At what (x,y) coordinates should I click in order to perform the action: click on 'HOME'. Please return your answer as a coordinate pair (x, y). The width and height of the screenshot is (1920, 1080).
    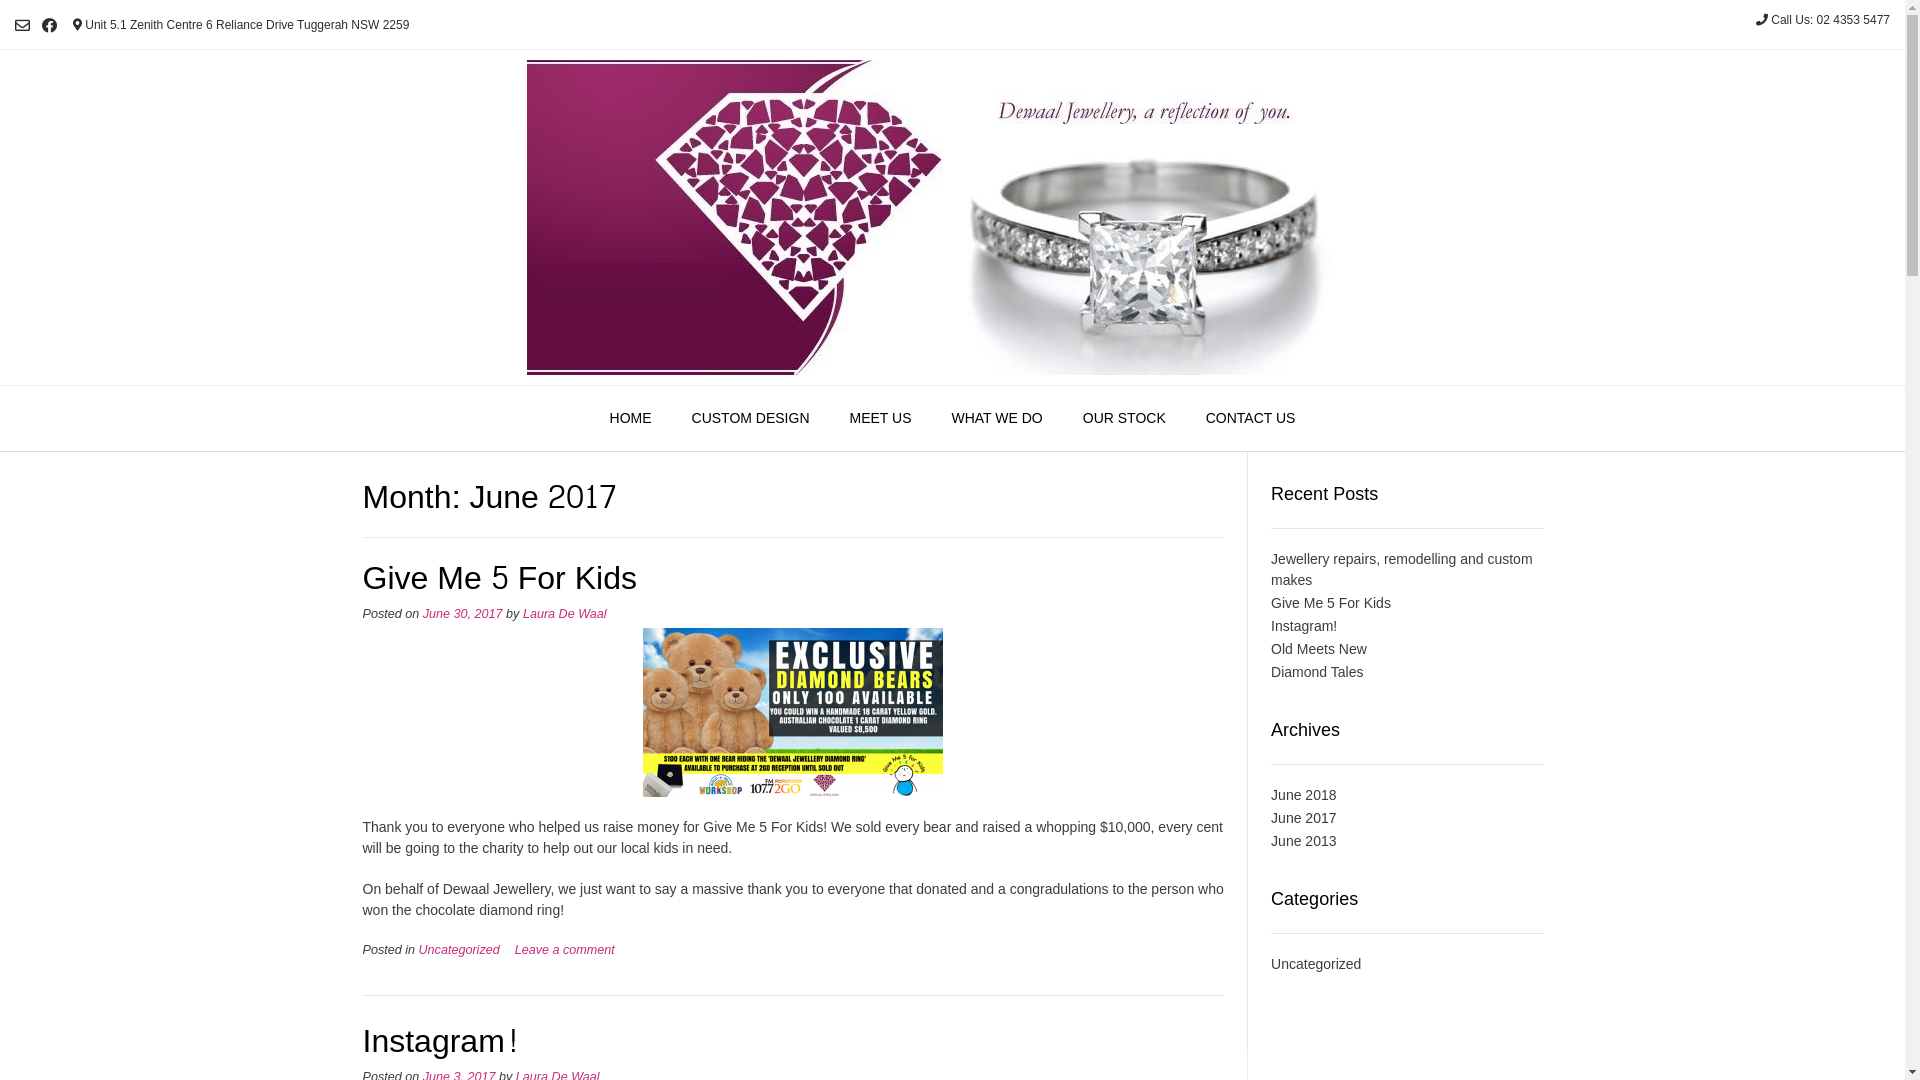
    Looking at the image, I should click on (589, 418).